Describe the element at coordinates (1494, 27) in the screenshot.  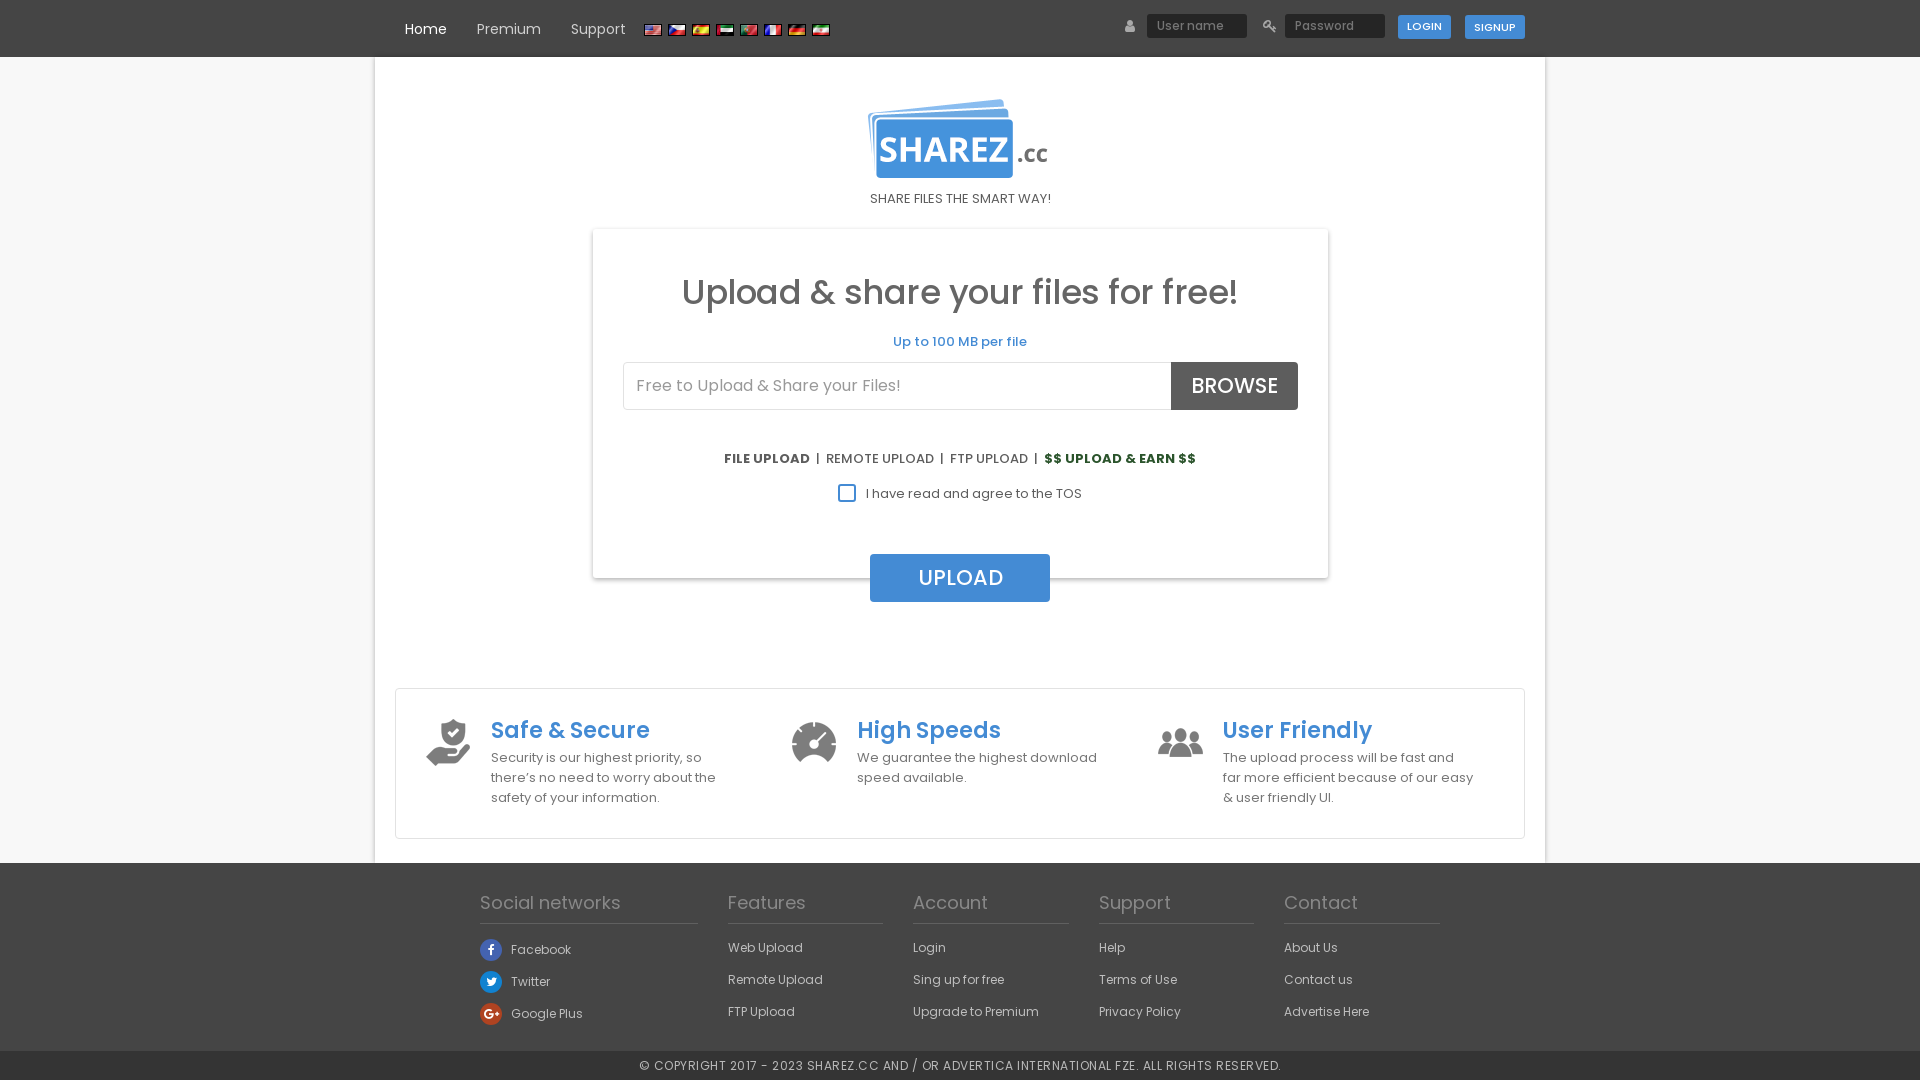
I see `'SIGNUP'` at that location.